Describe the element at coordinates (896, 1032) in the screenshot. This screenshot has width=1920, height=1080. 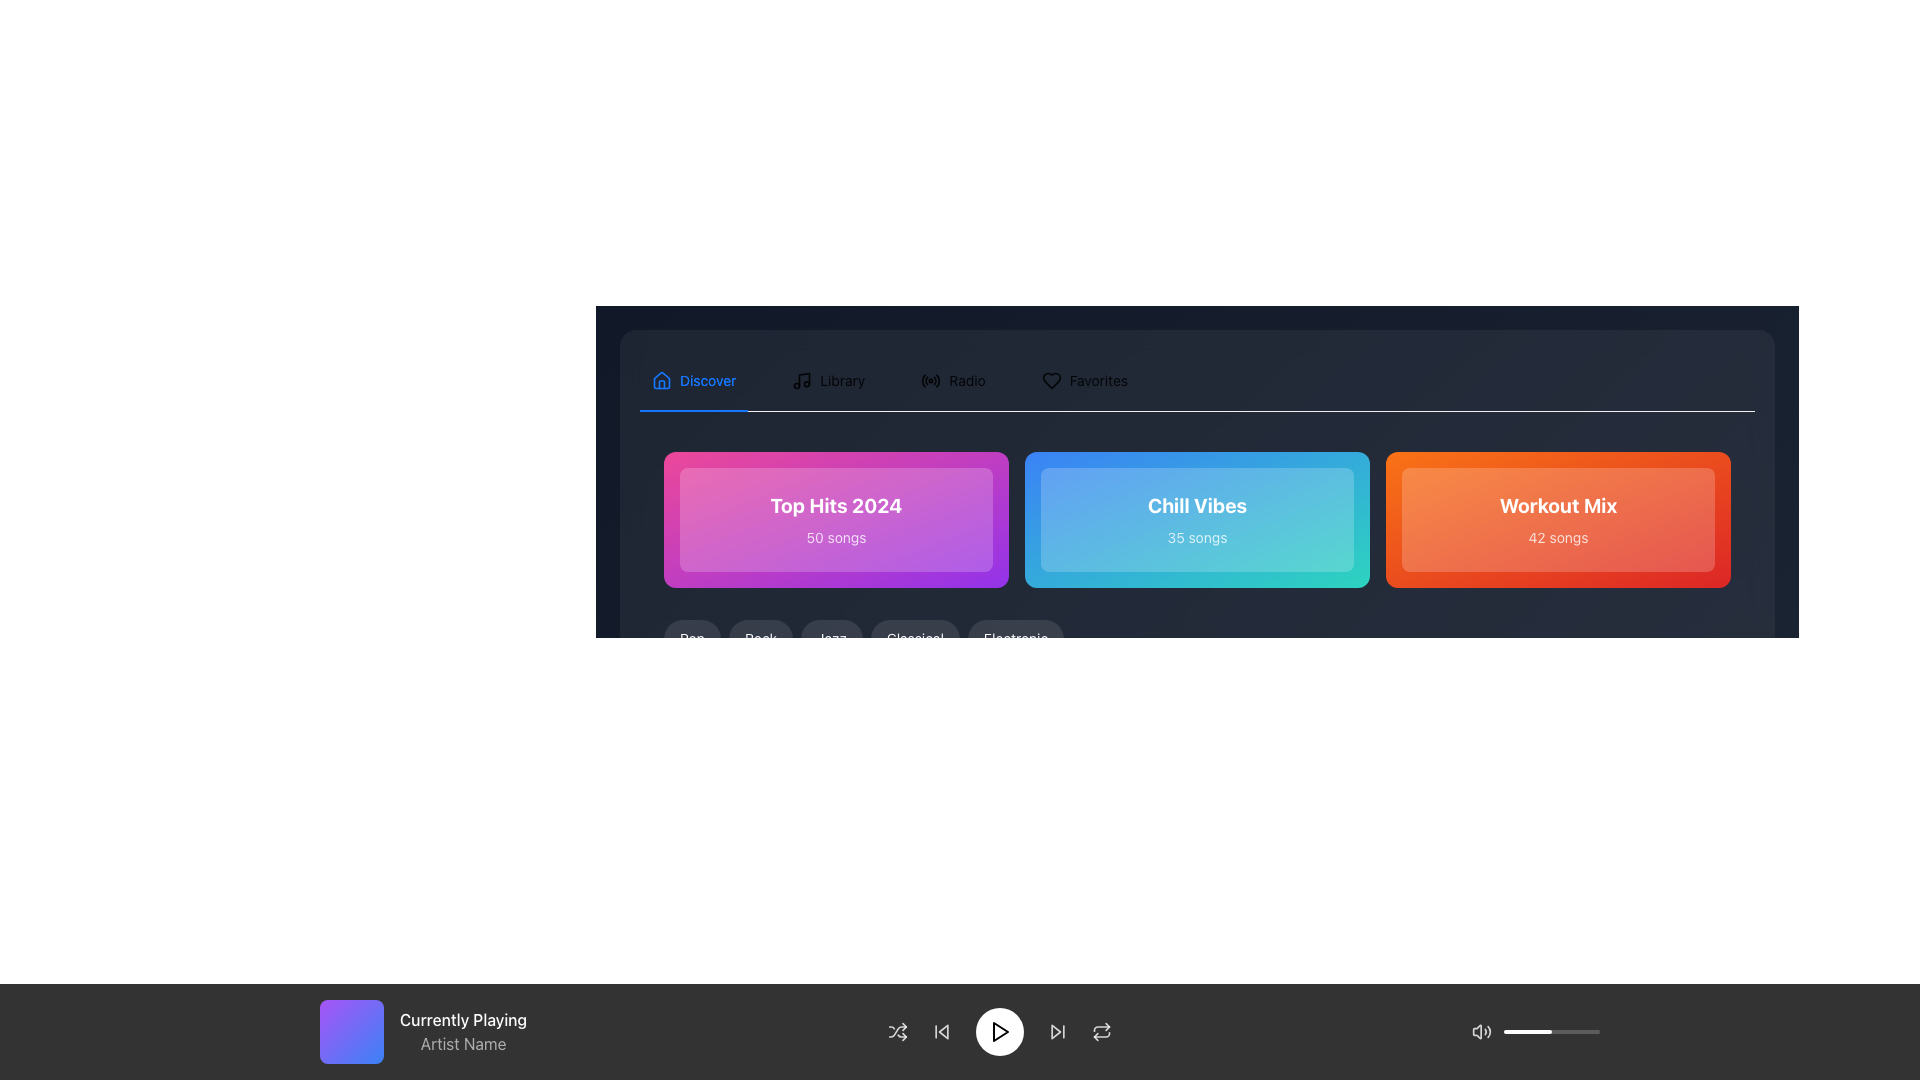
I see `the shuffle button, which is represented by an icon of curved intersecting arrows in white against a dark background, located in the bottom navigation bar to the left of the playback controls` at that location.